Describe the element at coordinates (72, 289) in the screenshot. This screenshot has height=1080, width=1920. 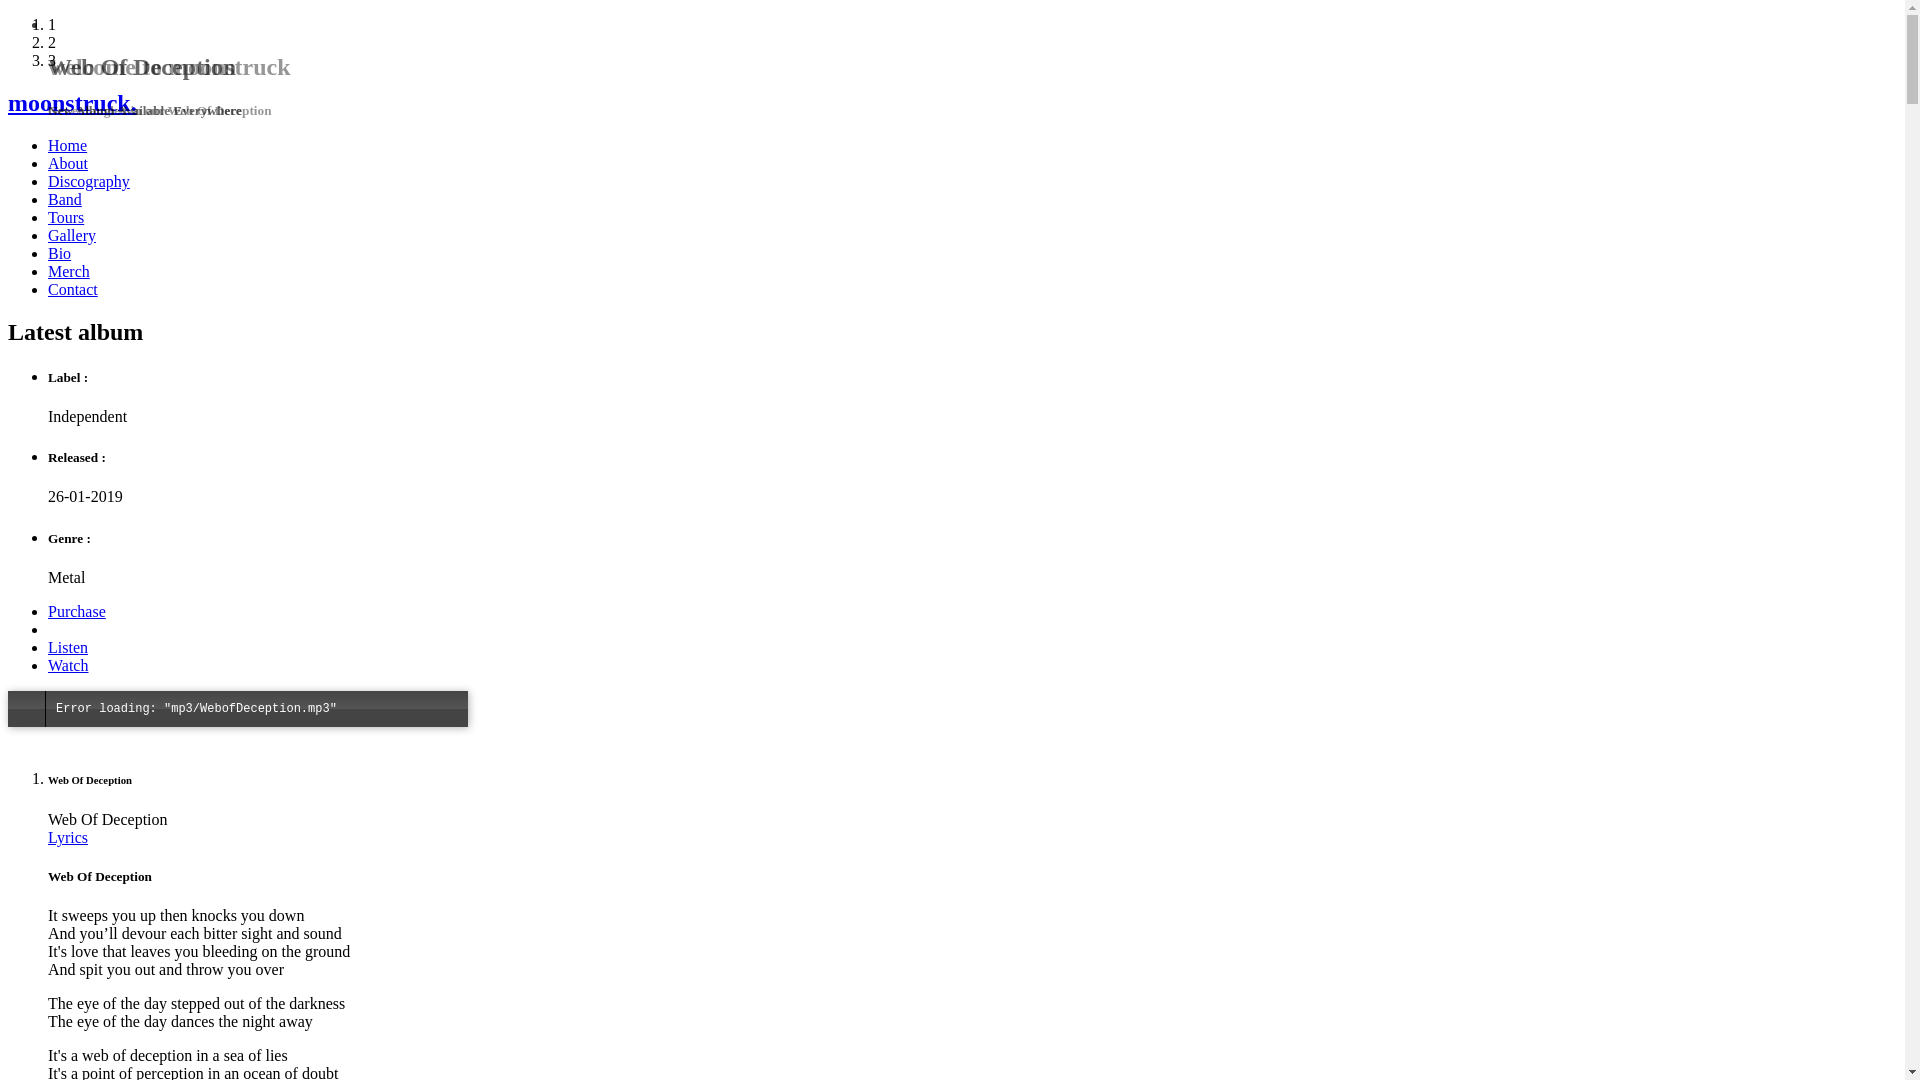
I see `'Contact'` at that location.